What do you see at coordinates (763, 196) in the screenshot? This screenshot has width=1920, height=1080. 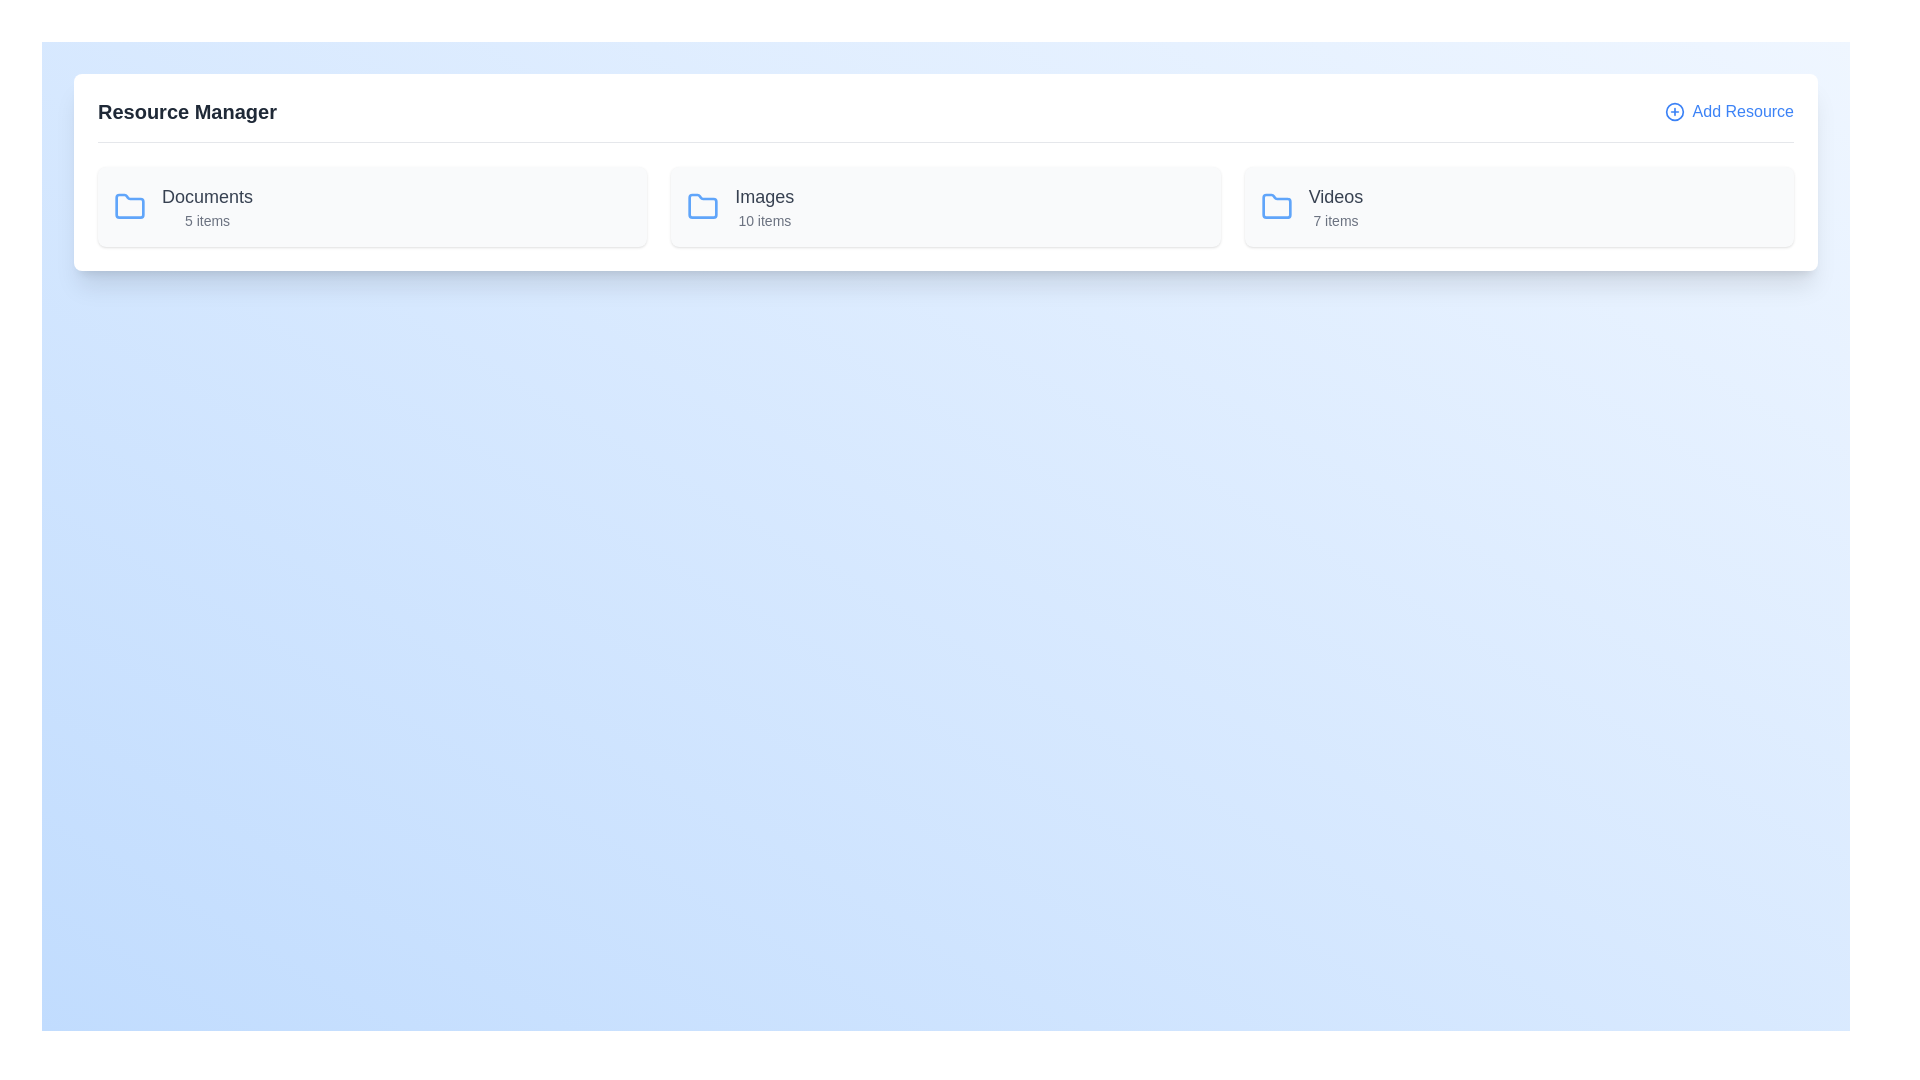 I see `the 'Images' text label located inside its card` at bounding box center [763, 196].